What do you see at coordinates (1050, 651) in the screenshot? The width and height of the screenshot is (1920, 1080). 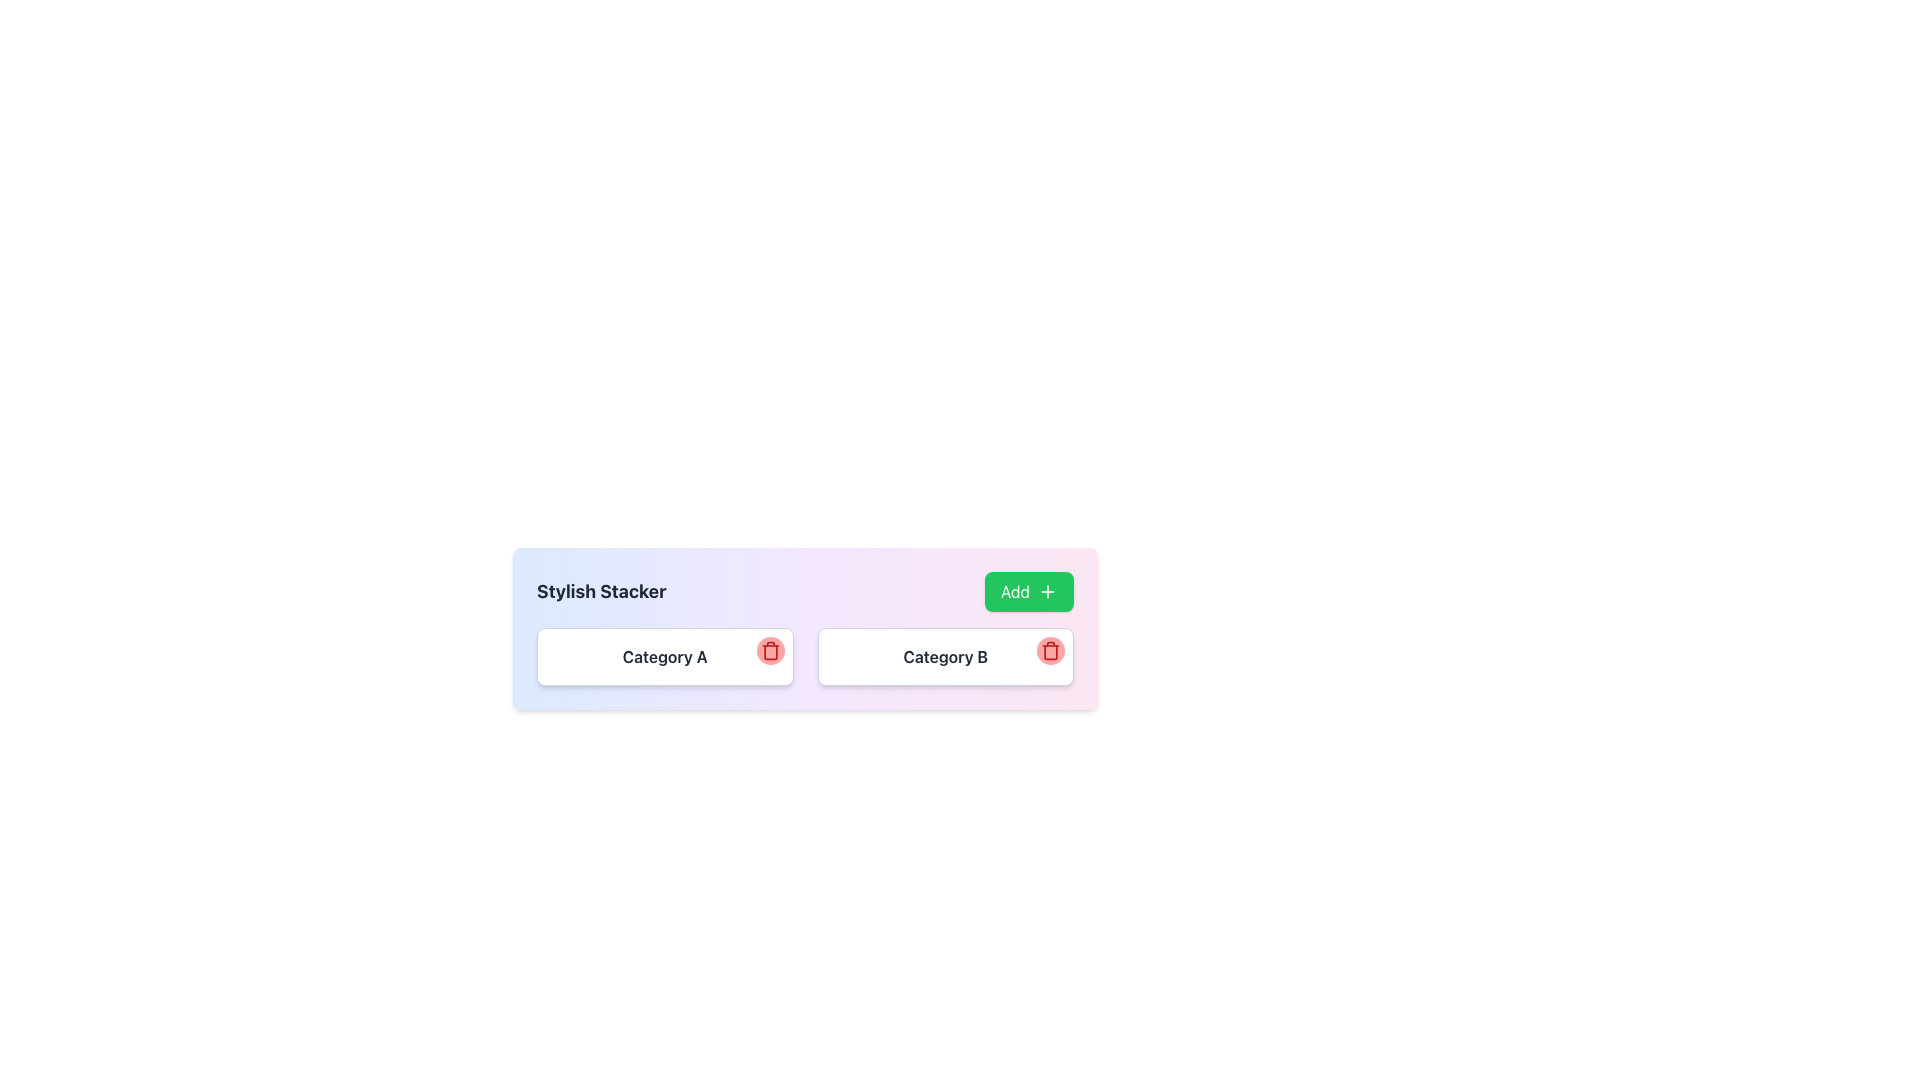 I see `the red trash can icon button located on the right side of the 'Category B' label` at bounding box center [1050, 651].